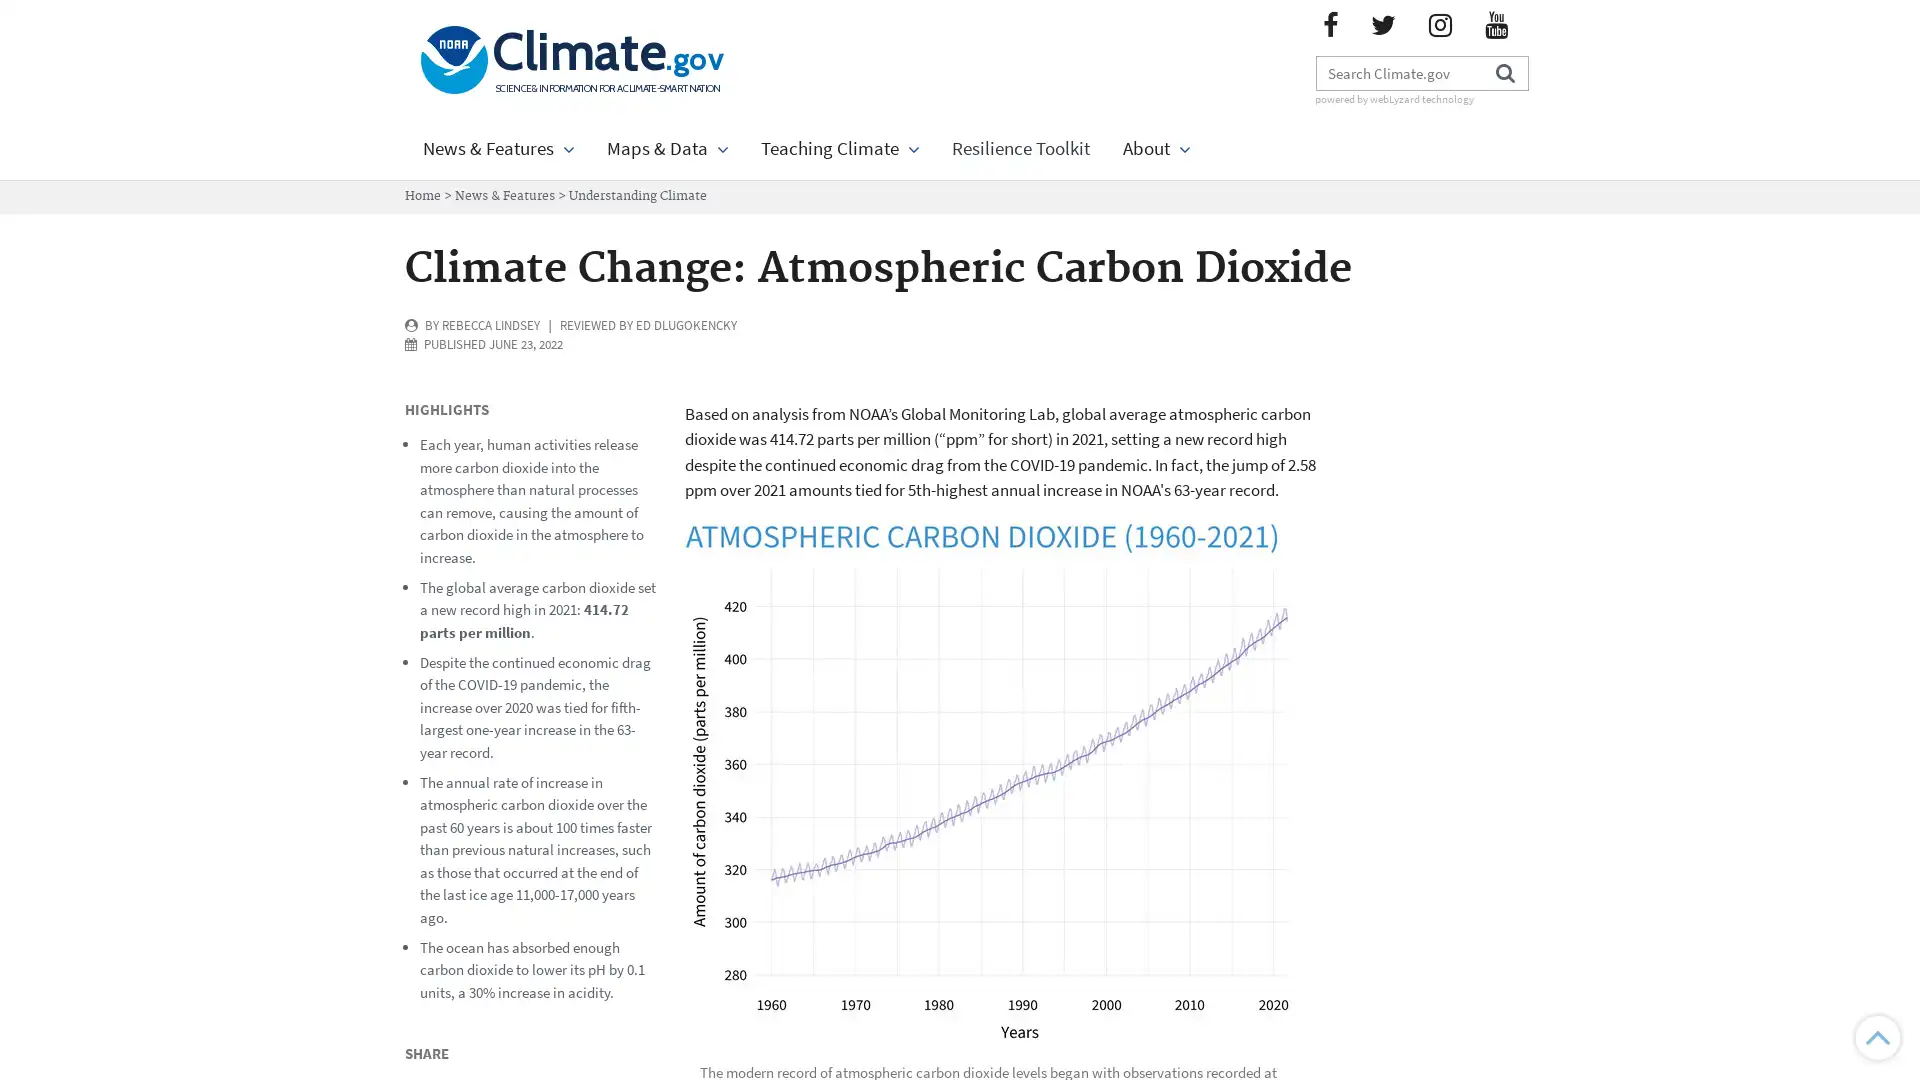 The height and width of the screenshot is (1080, 1920). What do you see at coordinates (840, 146) in the screenshot?
I see `Teaching Climate` at bounding box center [840, 146].